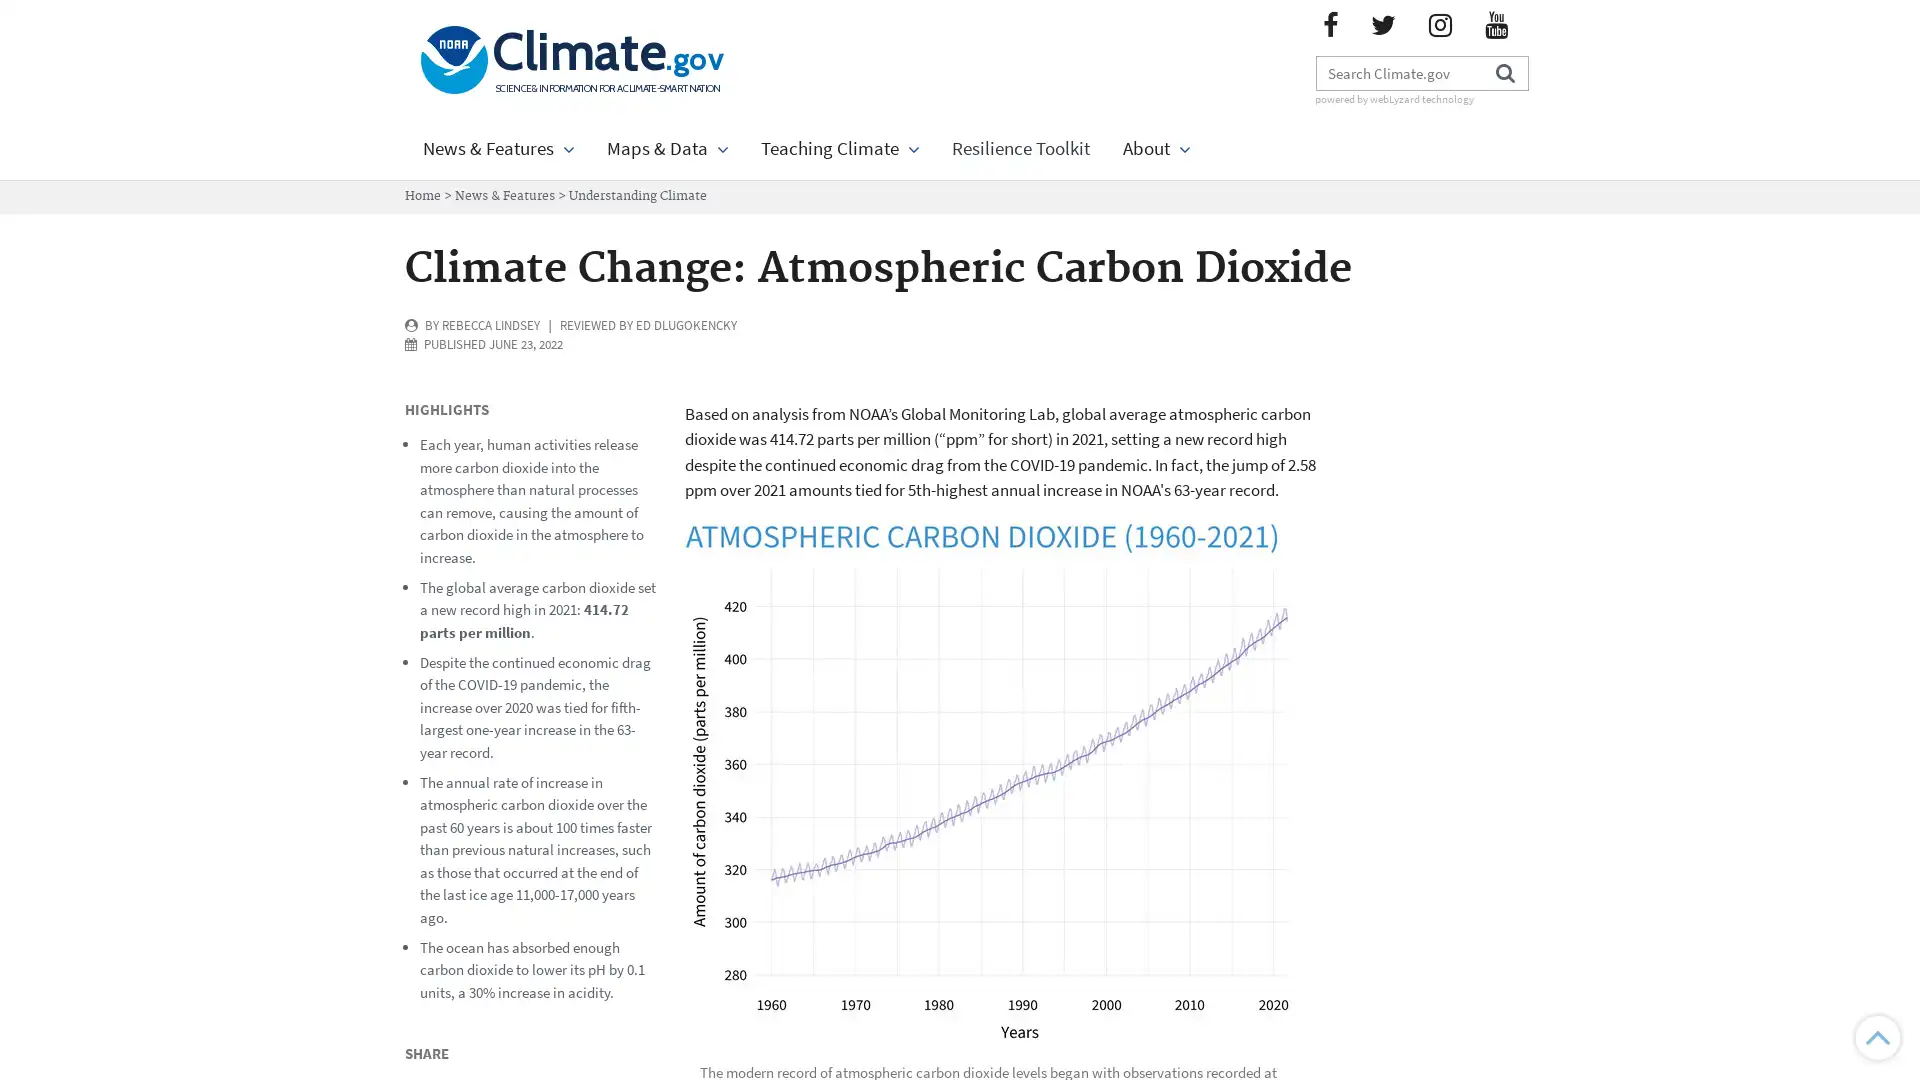 The height and width of the screenshot is (1080, 1920). What do you see at coordinates (840, 146) in the screenshot?
I see `Teaching Climate` at bounding box center [840, 146].